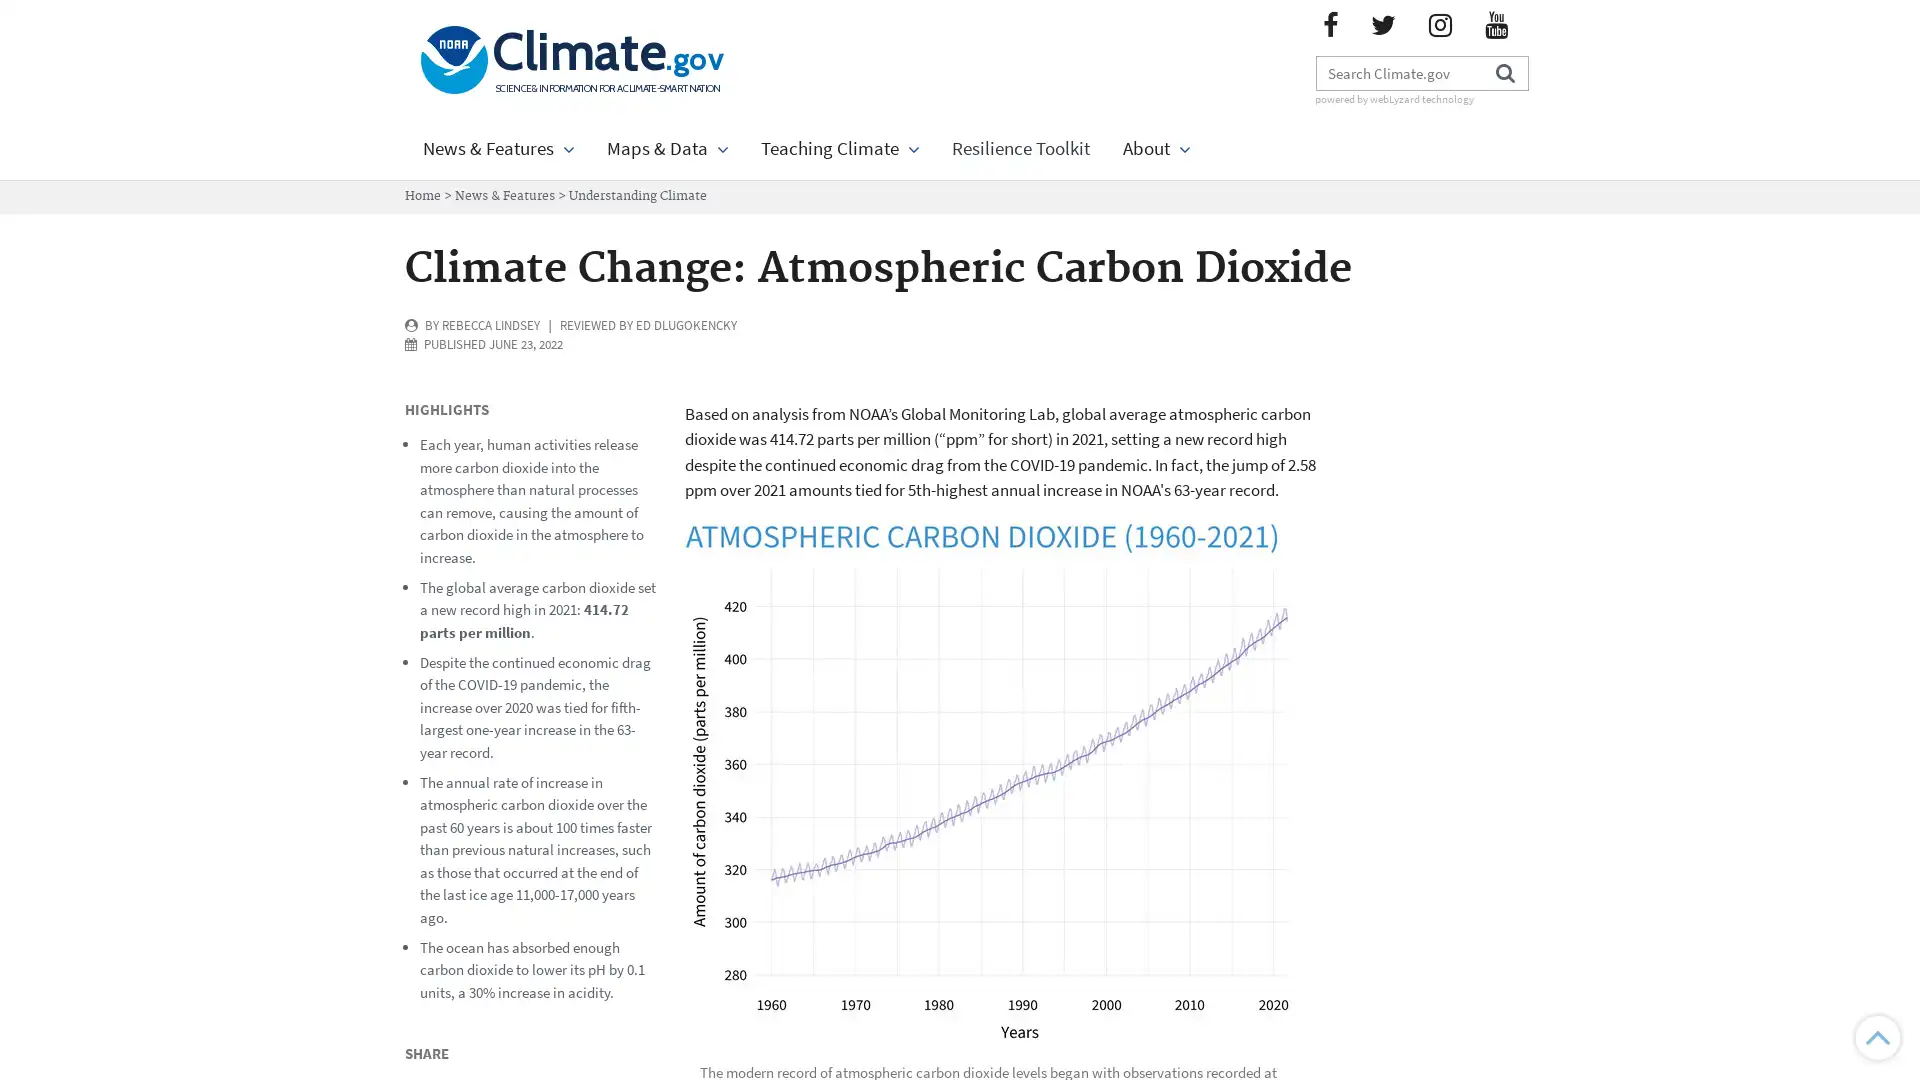 The height and width of the screenshot is (1080, 1920). What do you see at coordinates (840, 146) in the screenshot?
I see `Teaching Climate` at bounding box center [840, 146].